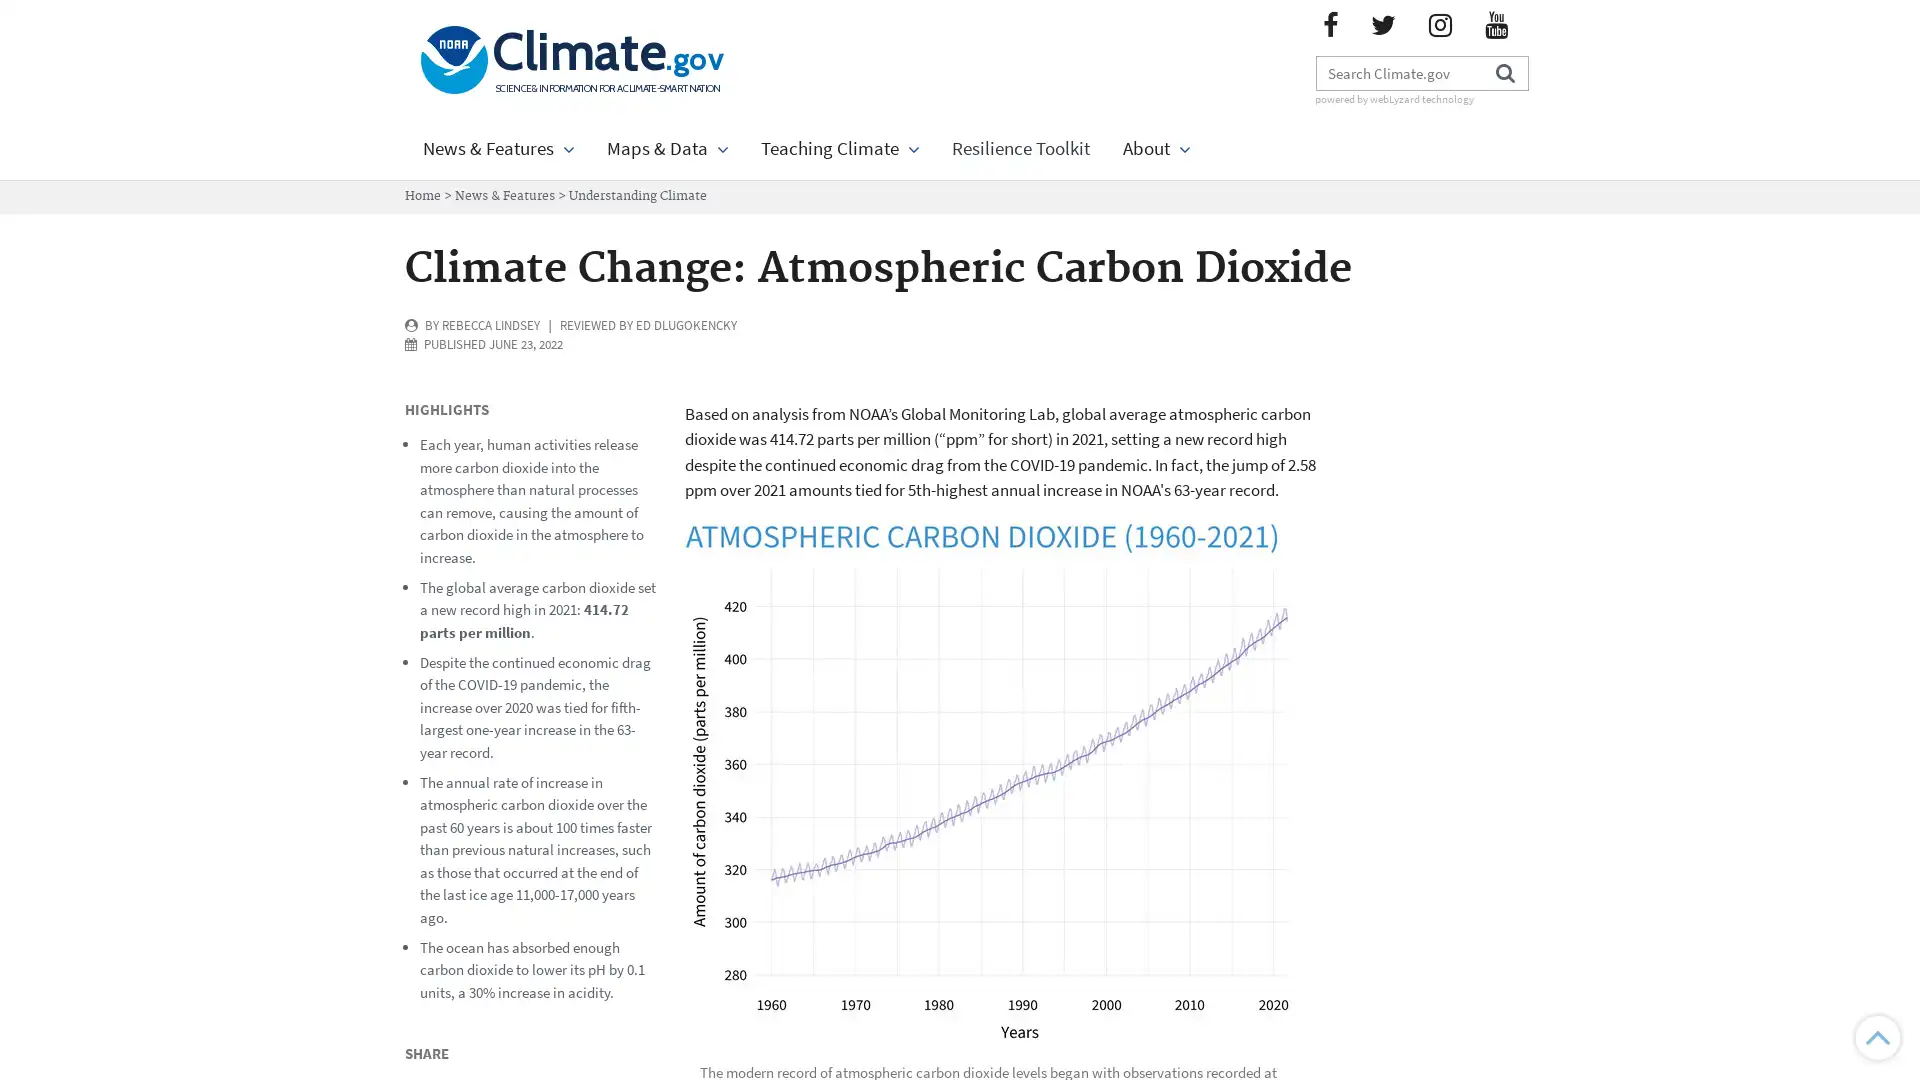 The height and width of the screenshot is (1080, 1920). What do you see at coordinates (840, 146) in the screenshot?
I see `Teaching Climate` at bounding box center [840, 146].